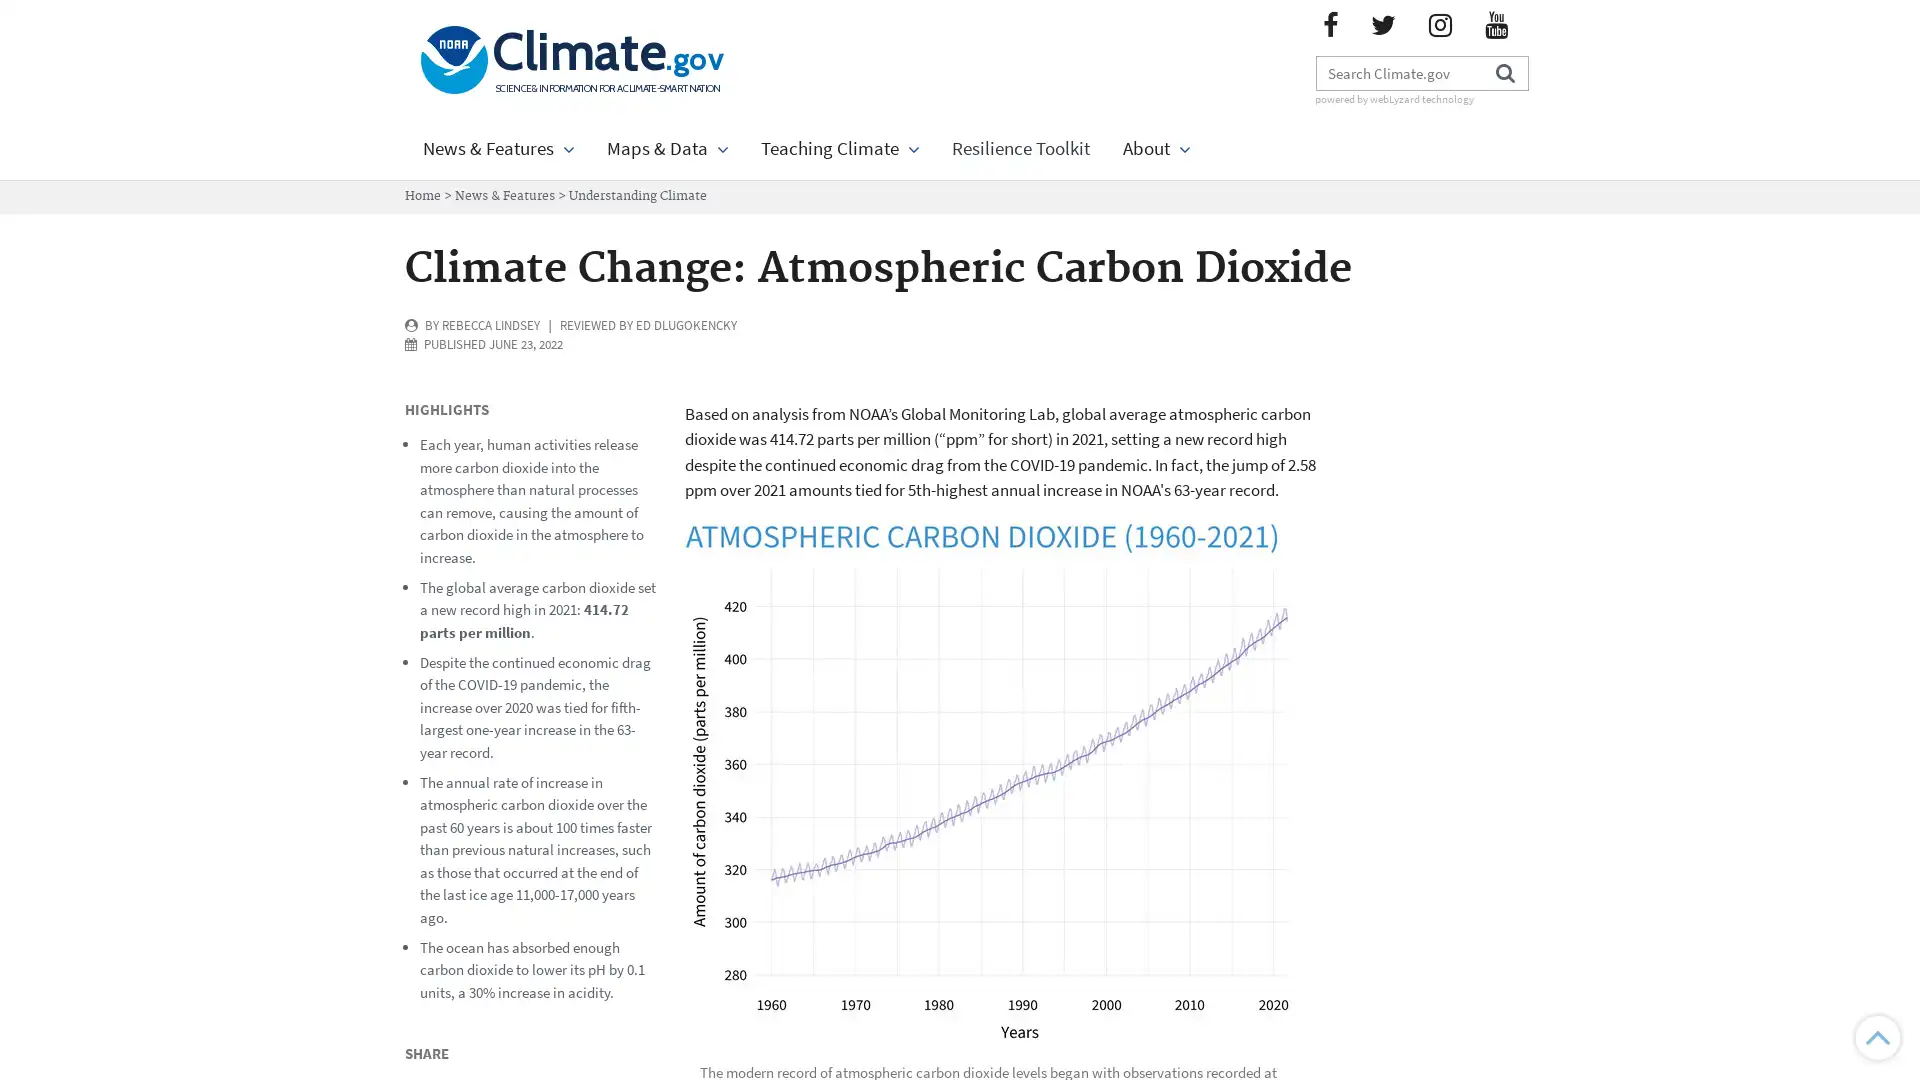 The height and width of the screenshot is (1080, 1920). What do you see at coordinates (840, 146) in the screenshot?
I see `Teaching Climate` at bounding box center [840, 146].